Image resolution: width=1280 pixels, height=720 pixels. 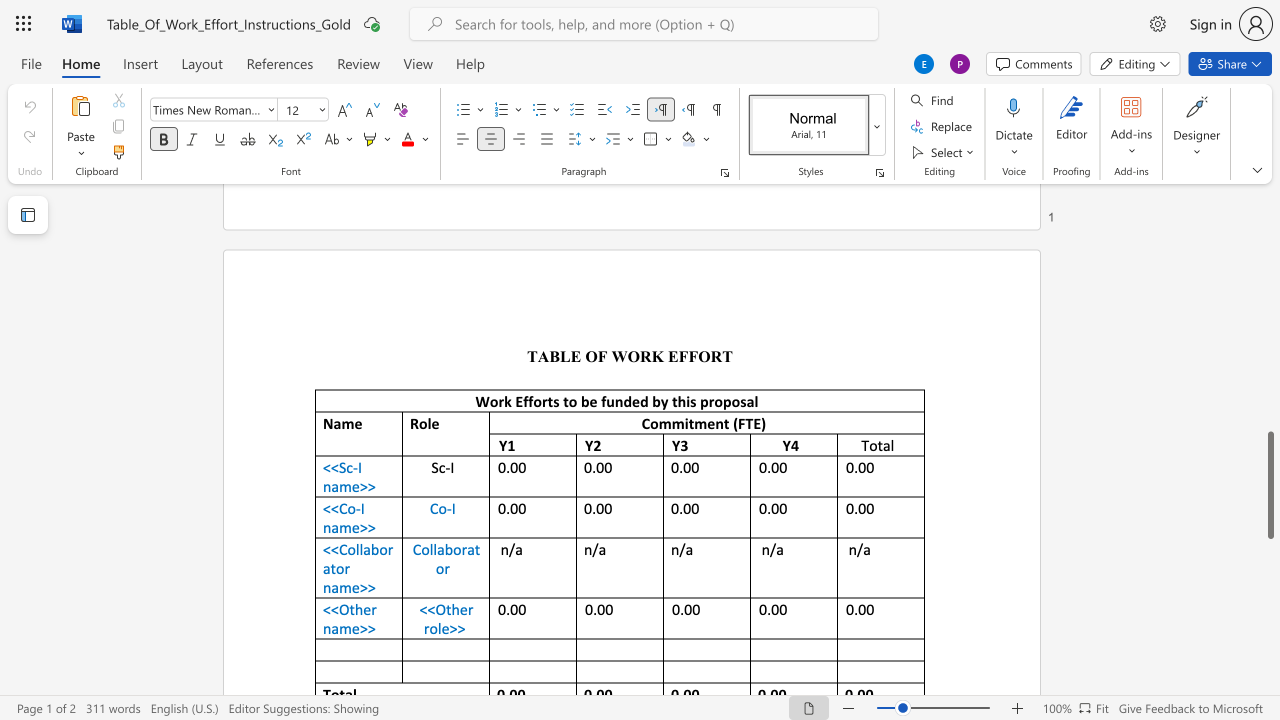 I want to click on the scrollbar to move the content higher, so click(x=1269, y=370).